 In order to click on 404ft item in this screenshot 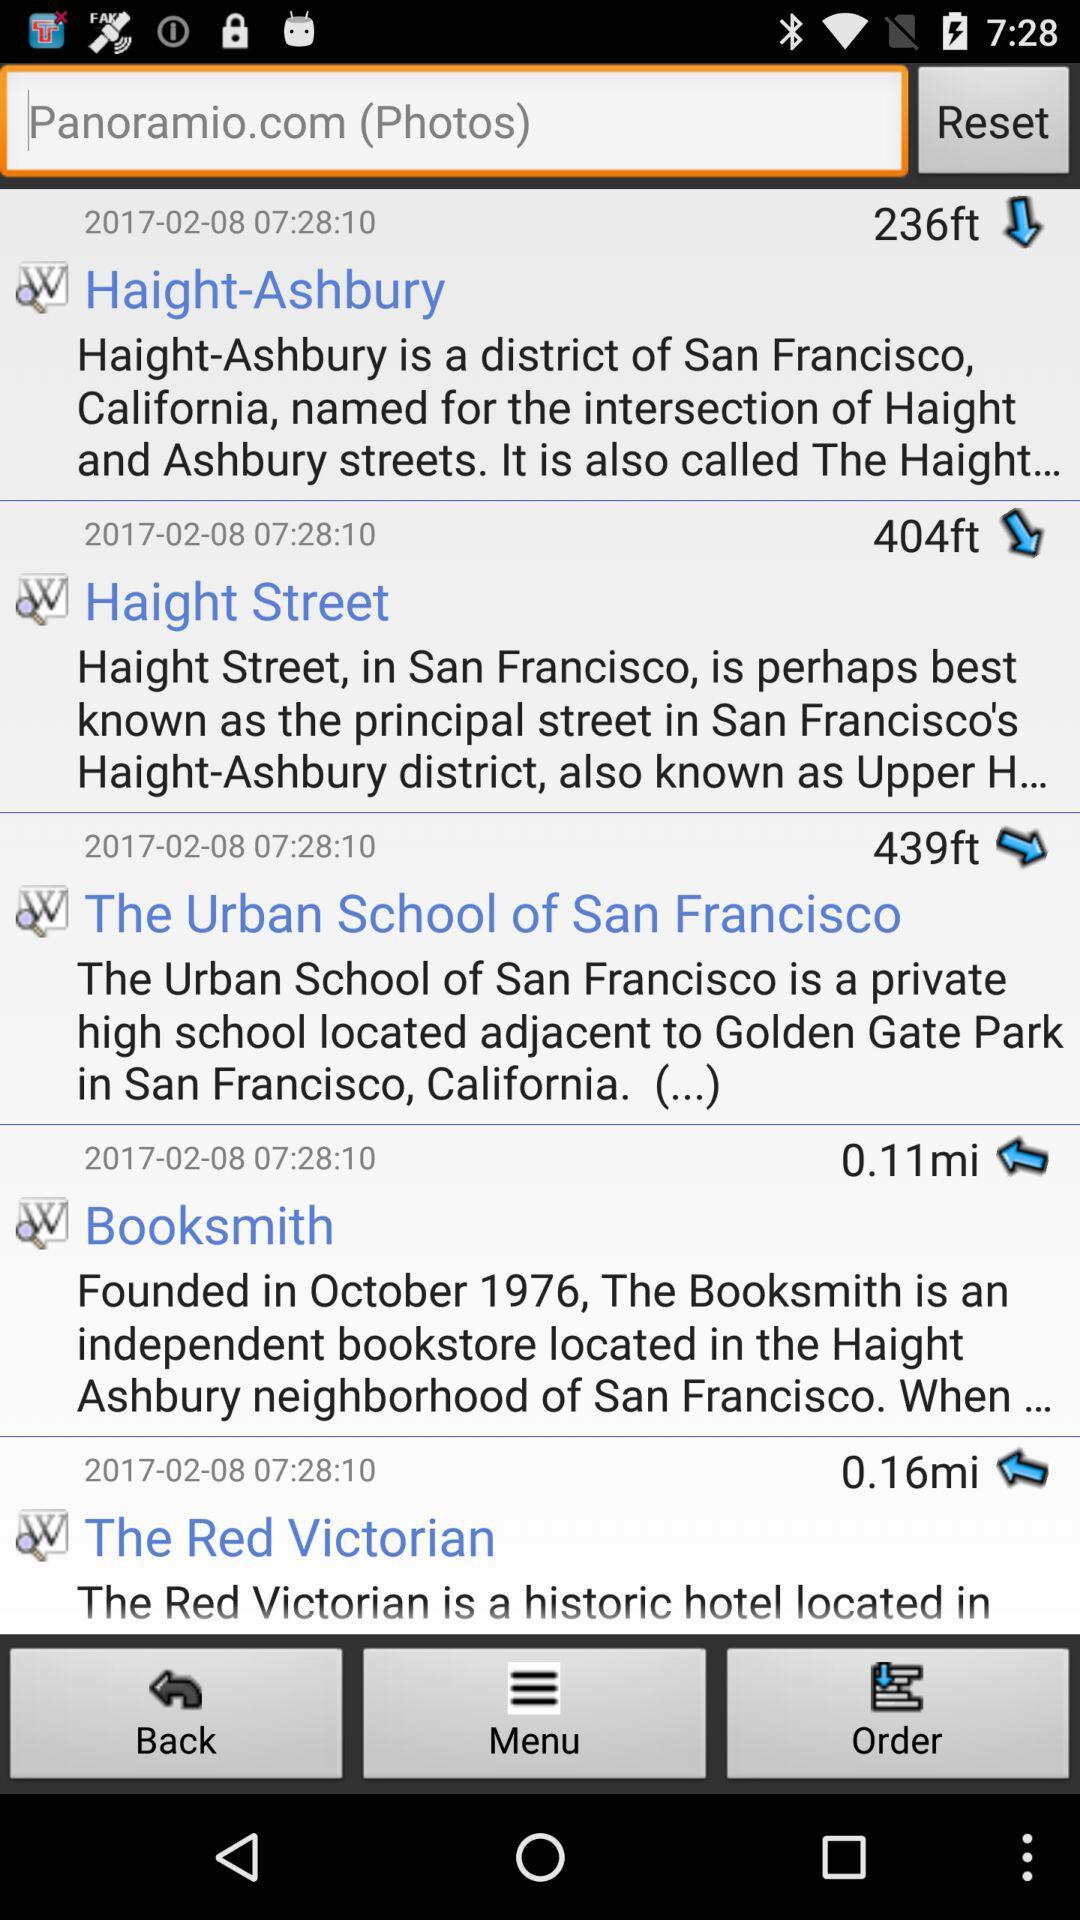, I will do `click(934, 534)`.